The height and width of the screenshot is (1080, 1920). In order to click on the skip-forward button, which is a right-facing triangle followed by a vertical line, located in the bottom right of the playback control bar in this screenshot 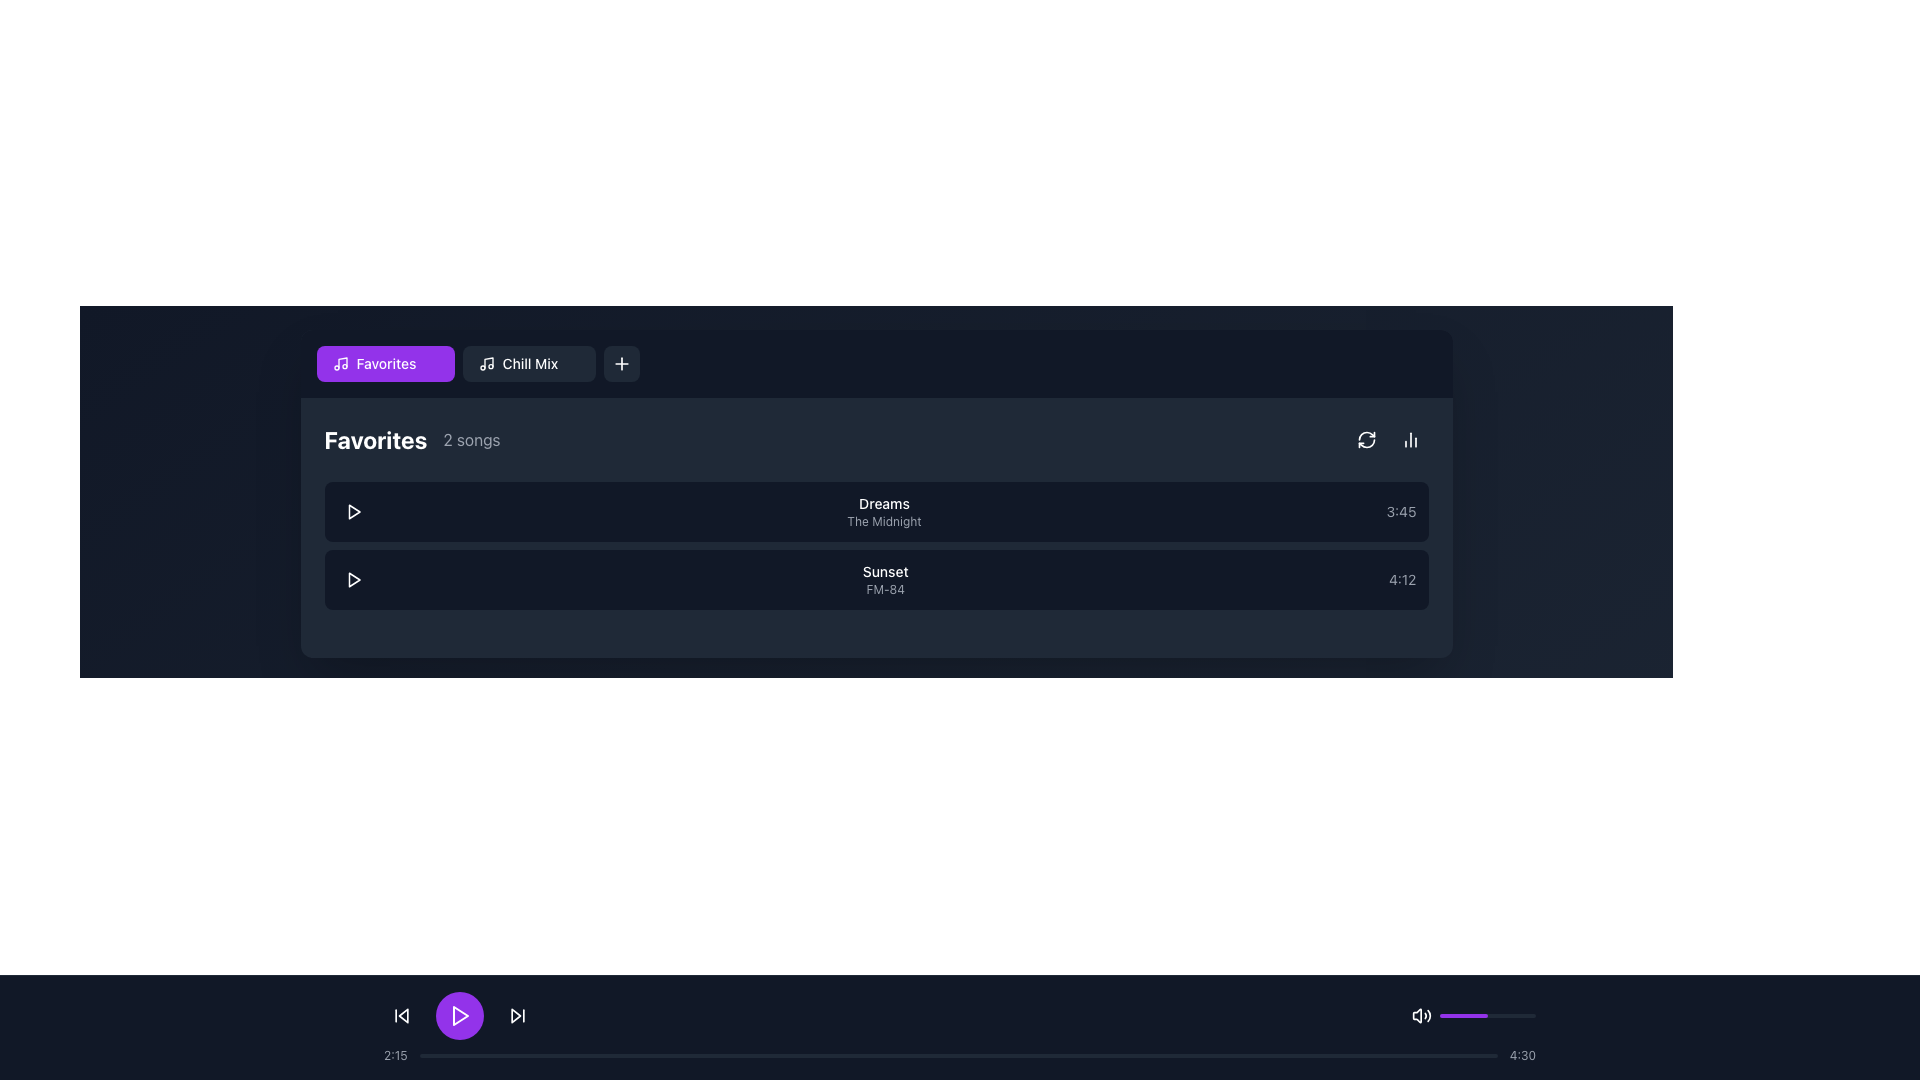, I will do `click(518, 1015)`.